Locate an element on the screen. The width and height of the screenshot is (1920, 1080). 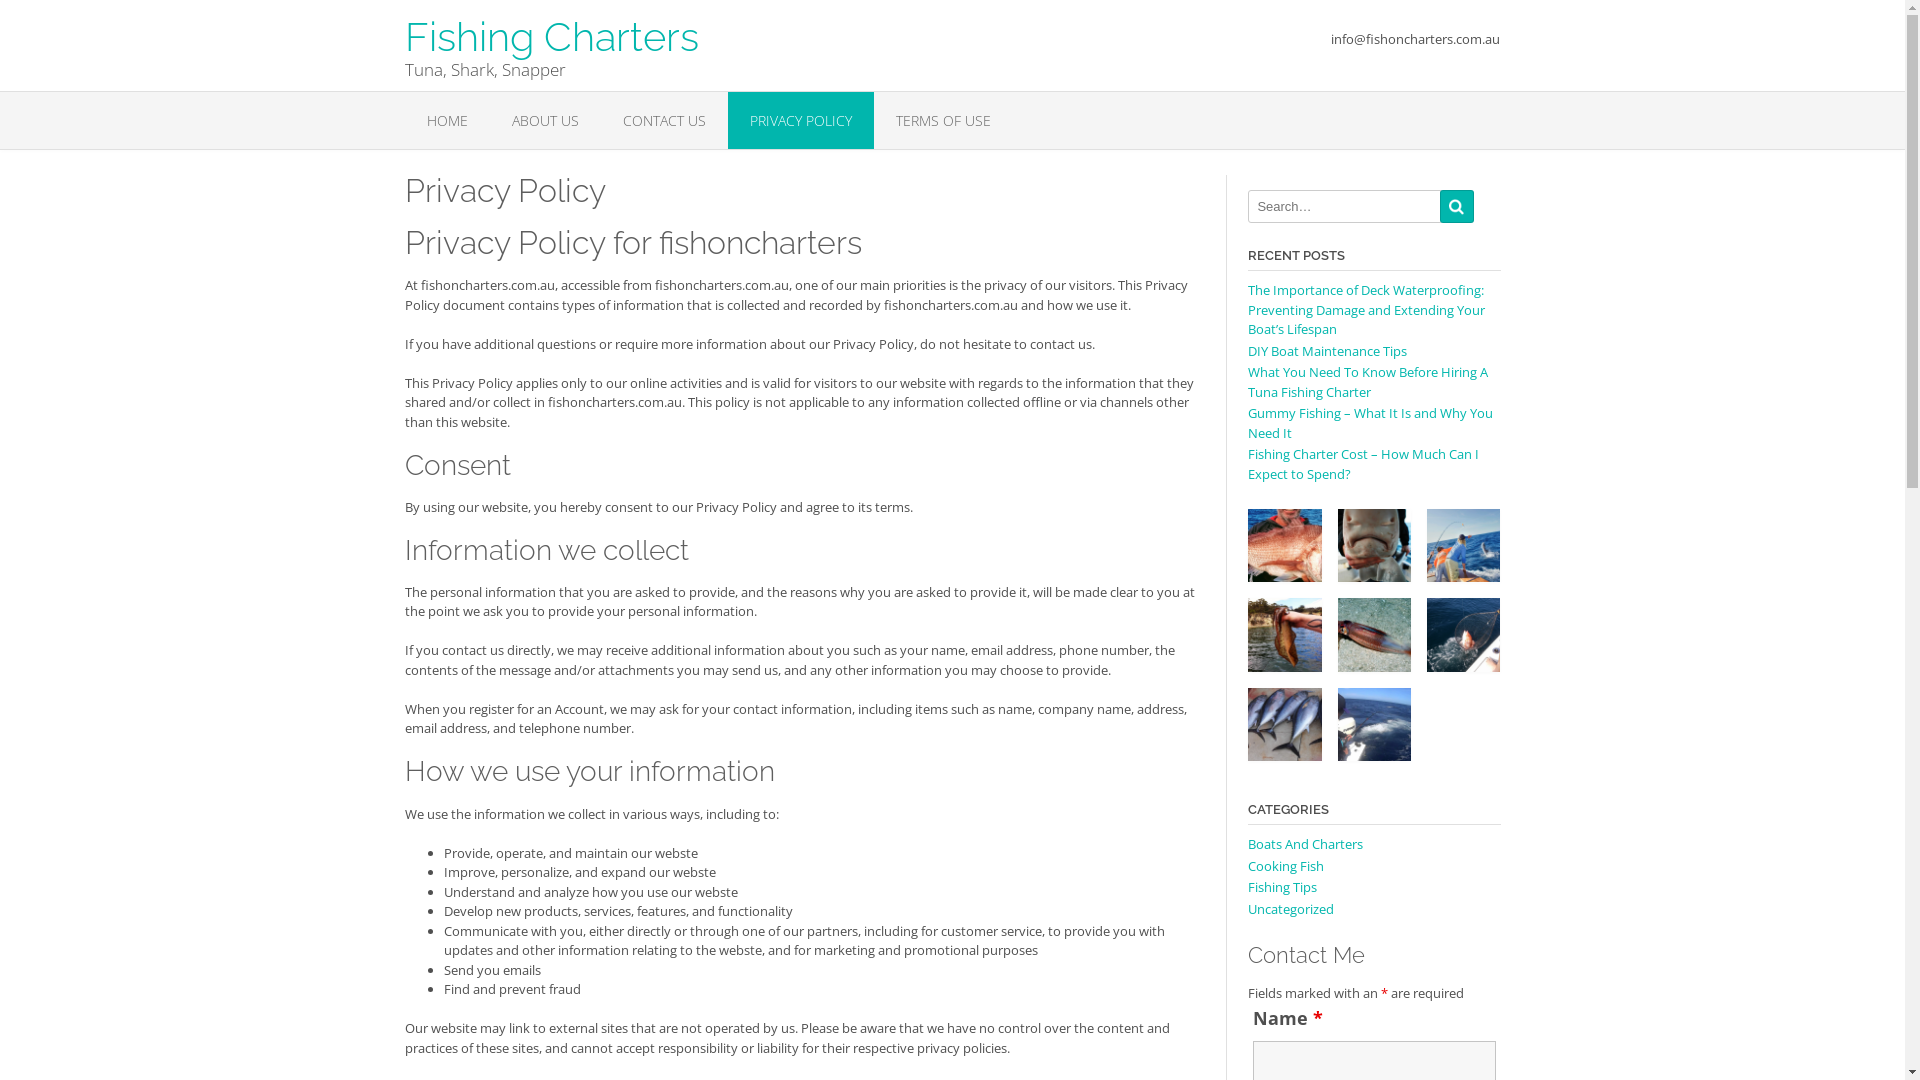
'Search for:' is located at coordinates (1344, 206).